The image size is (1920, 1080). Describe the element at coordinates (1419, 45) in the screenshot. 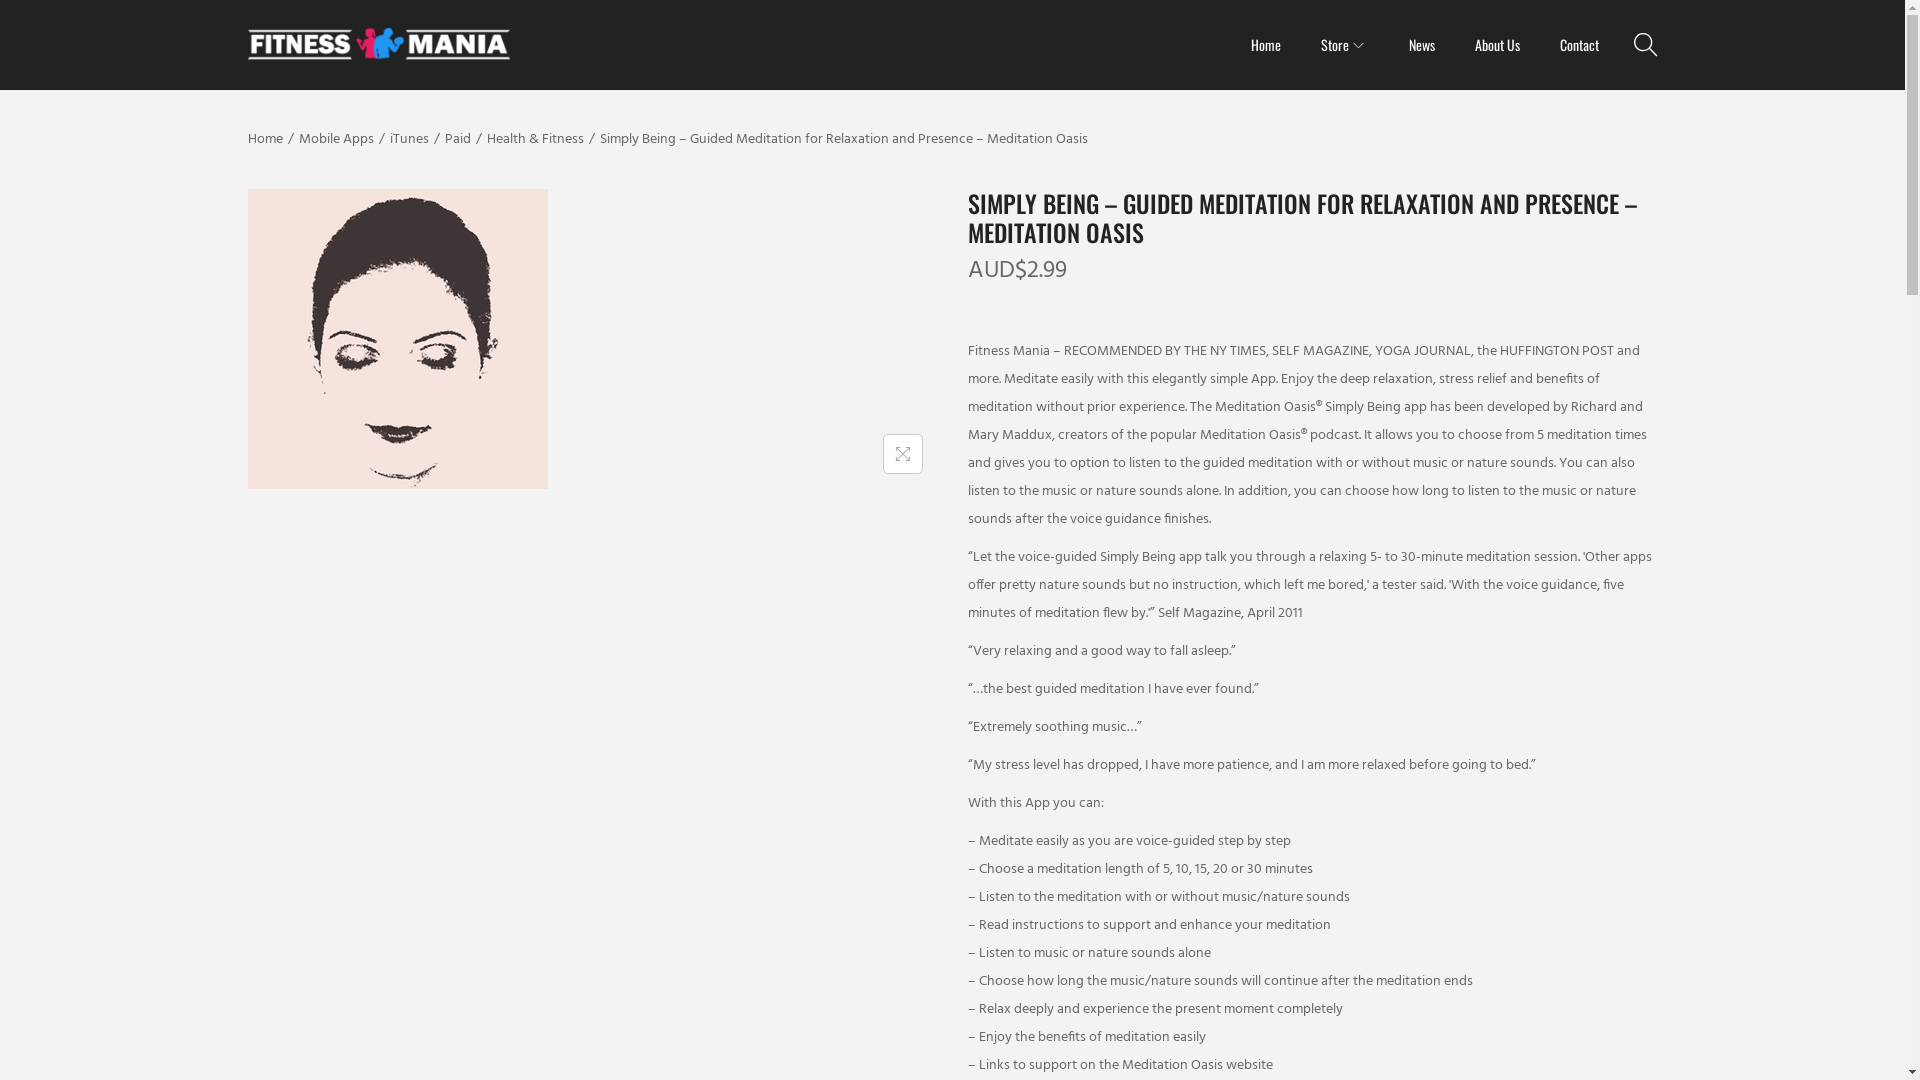

I see `'News'` at that location.